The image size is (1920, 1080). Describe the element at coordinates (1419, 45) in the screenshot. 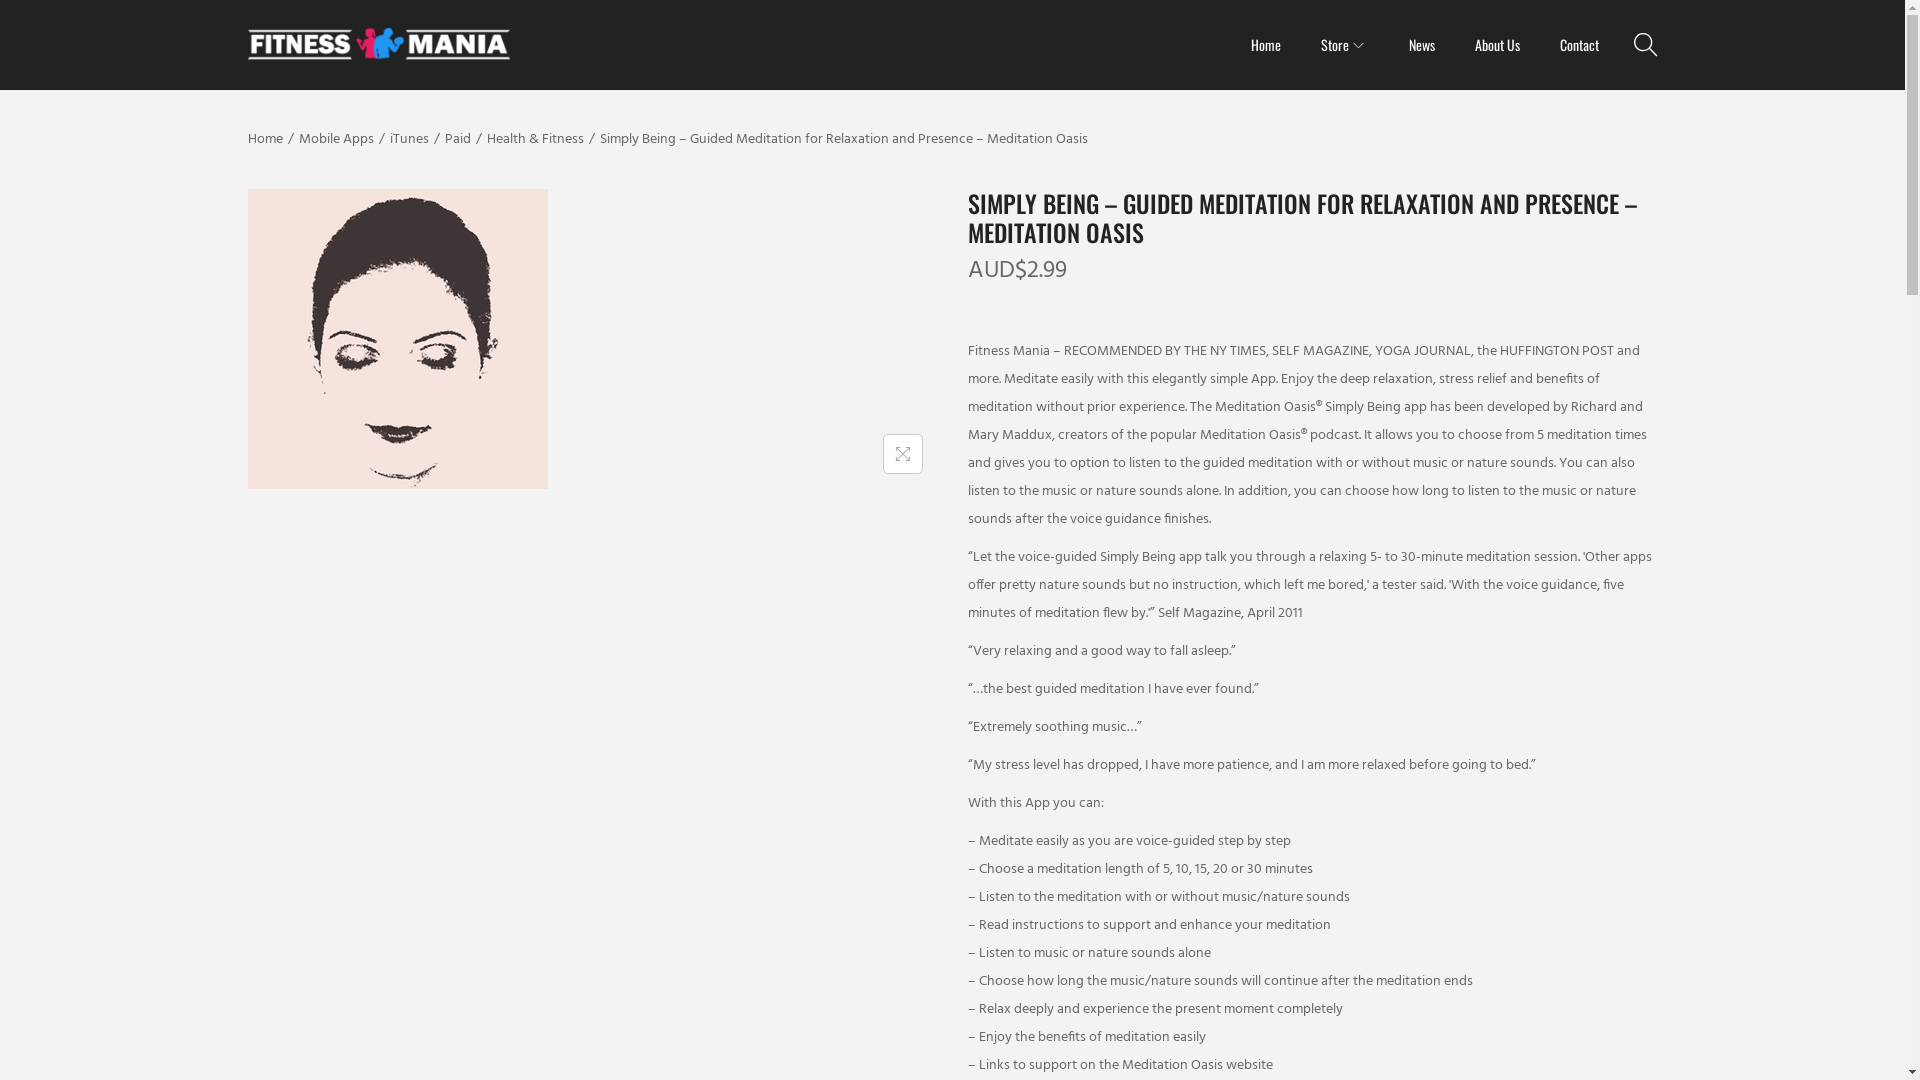

I see `'News'` at that location.